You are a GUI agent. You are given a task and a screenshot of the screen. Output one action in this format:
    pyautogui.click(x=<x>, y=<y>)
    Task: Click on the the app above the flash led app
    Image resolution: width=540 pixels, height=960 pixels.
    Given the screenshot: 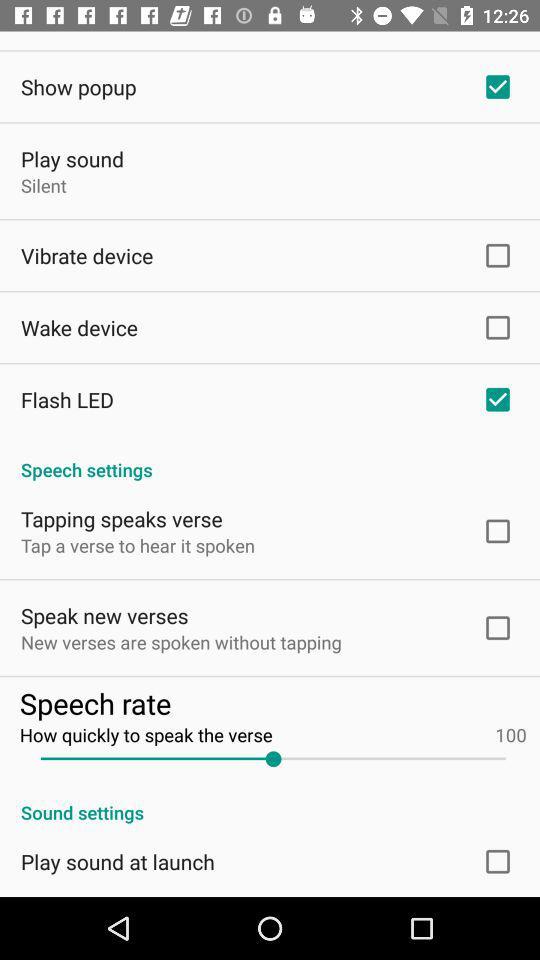 What is the action you would take?
    pyautogui.click(x=78, y=327)
    